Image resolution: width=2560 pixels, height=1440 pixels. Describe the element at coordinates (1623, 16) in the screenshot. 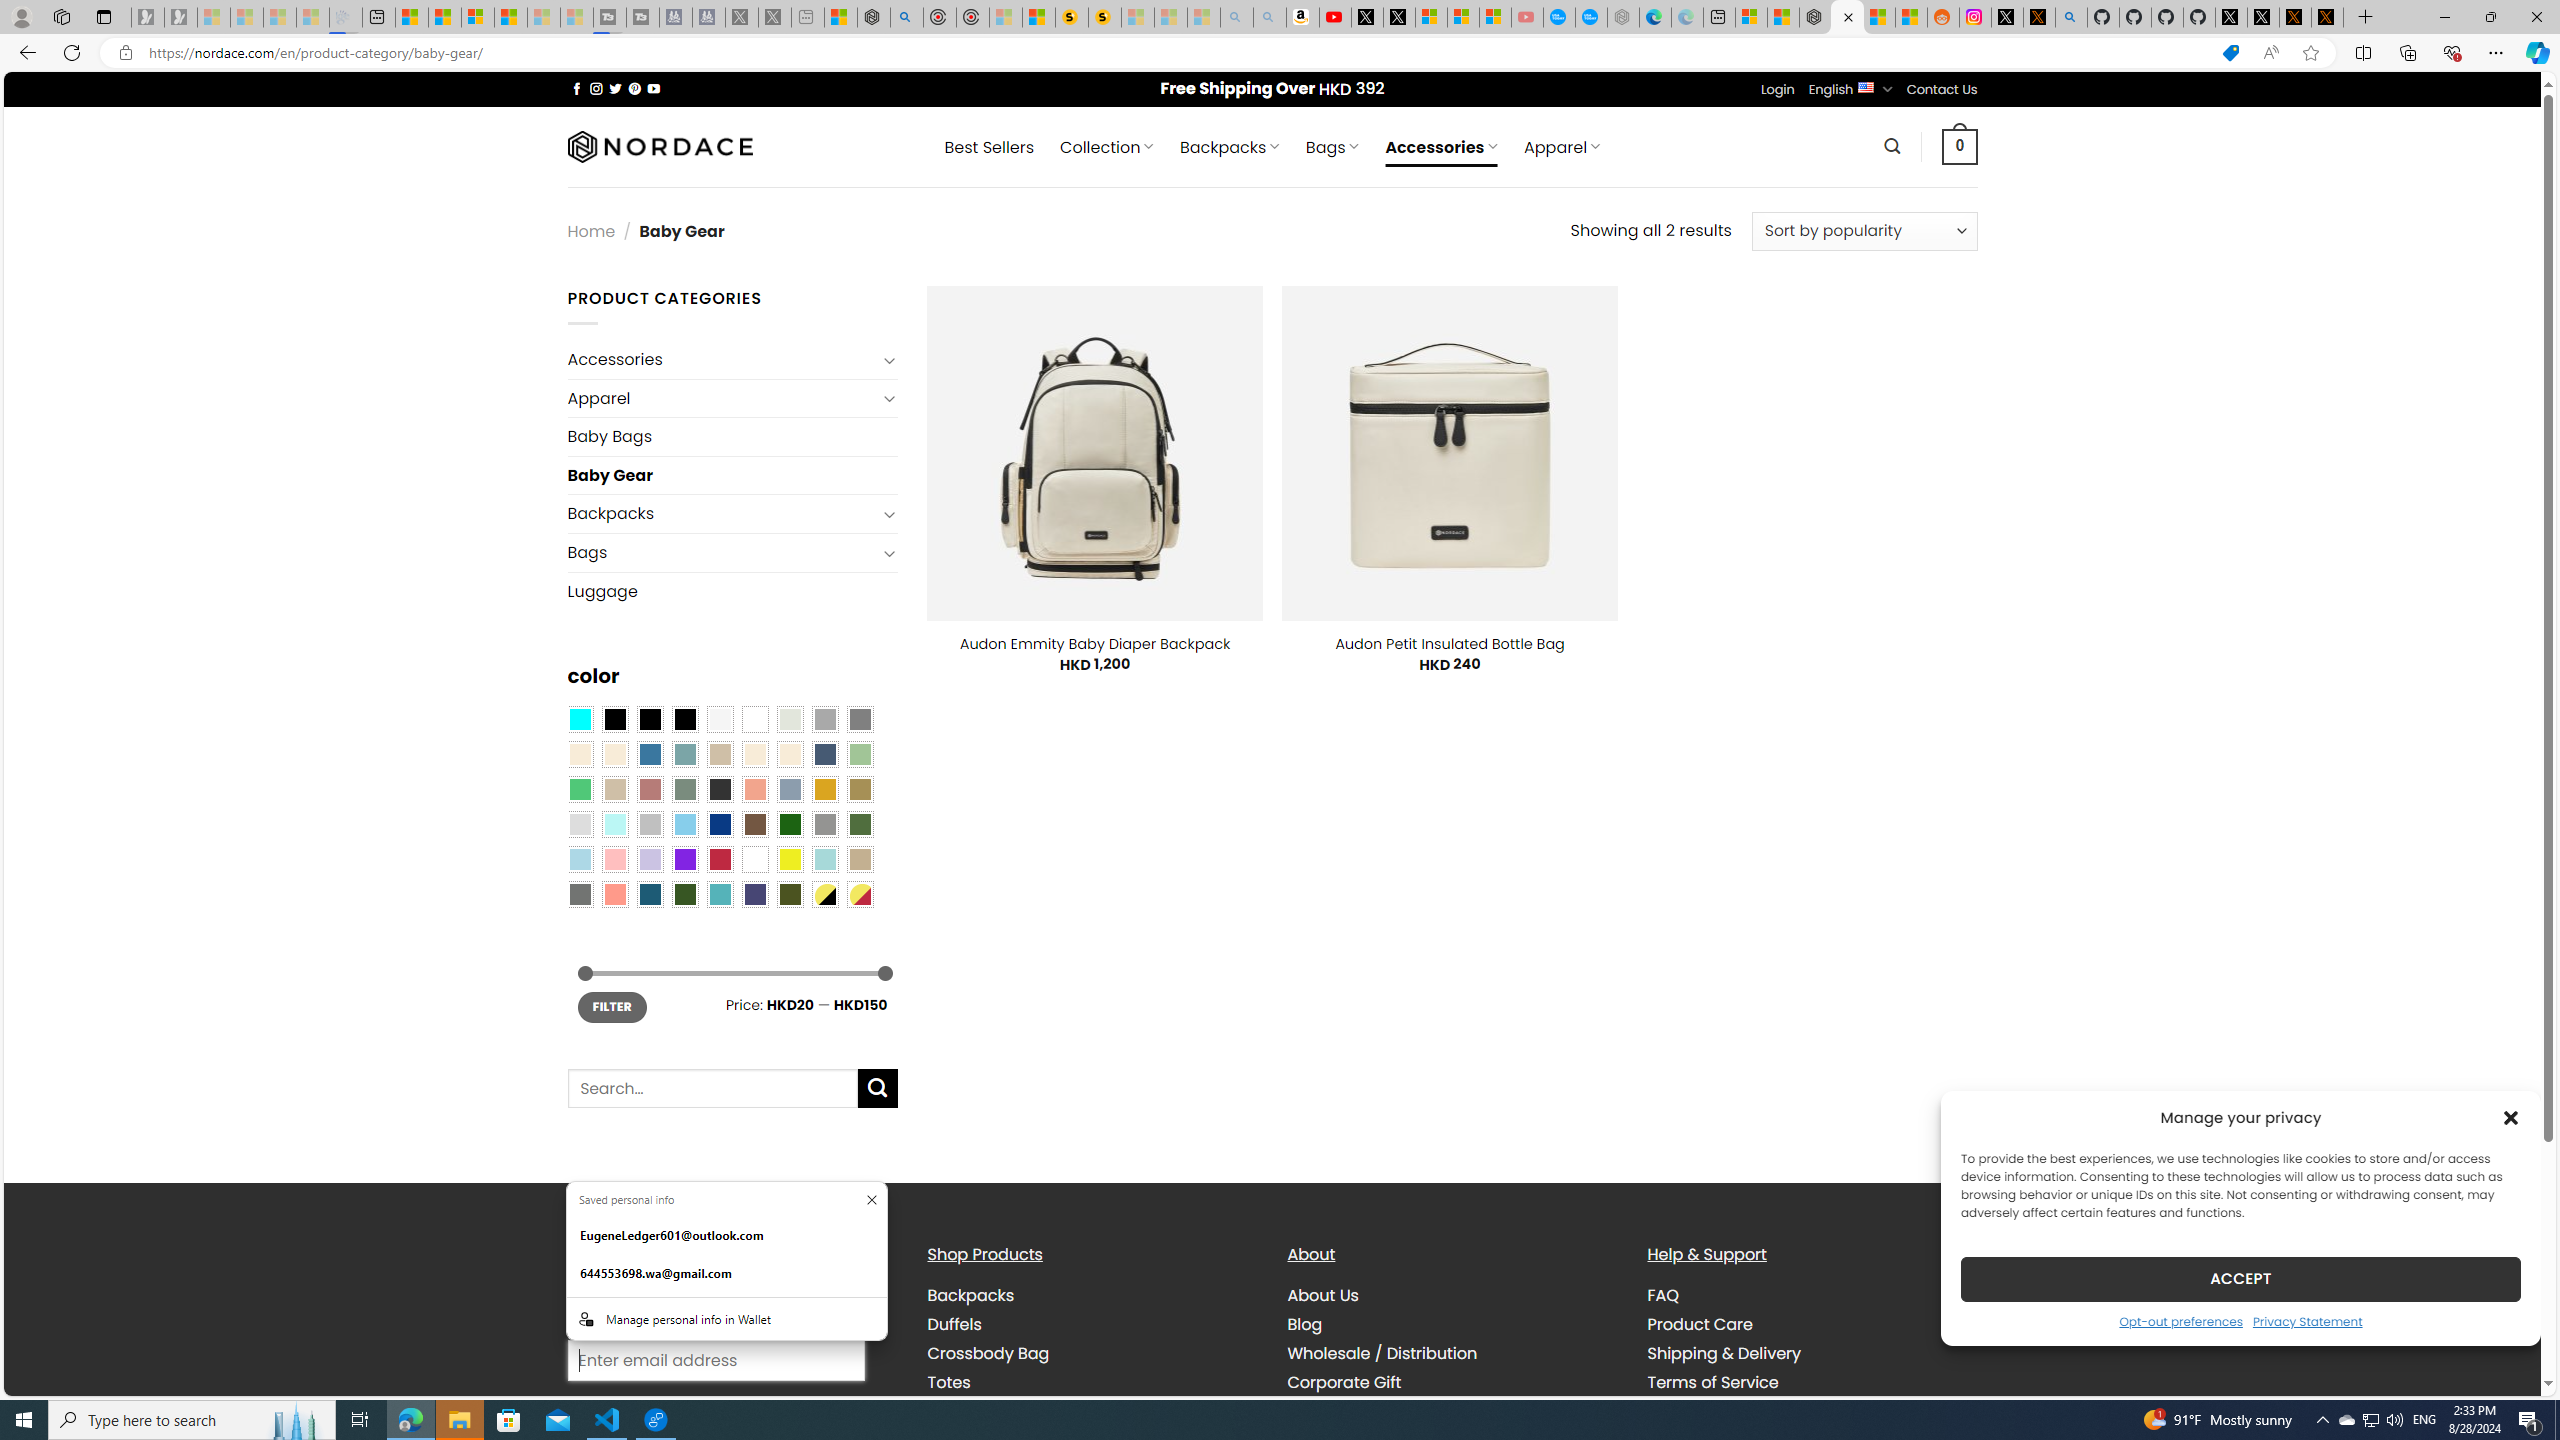

I see `'Nordace - Nordace has arrived Hong Kong - Sleeping'` at that location.